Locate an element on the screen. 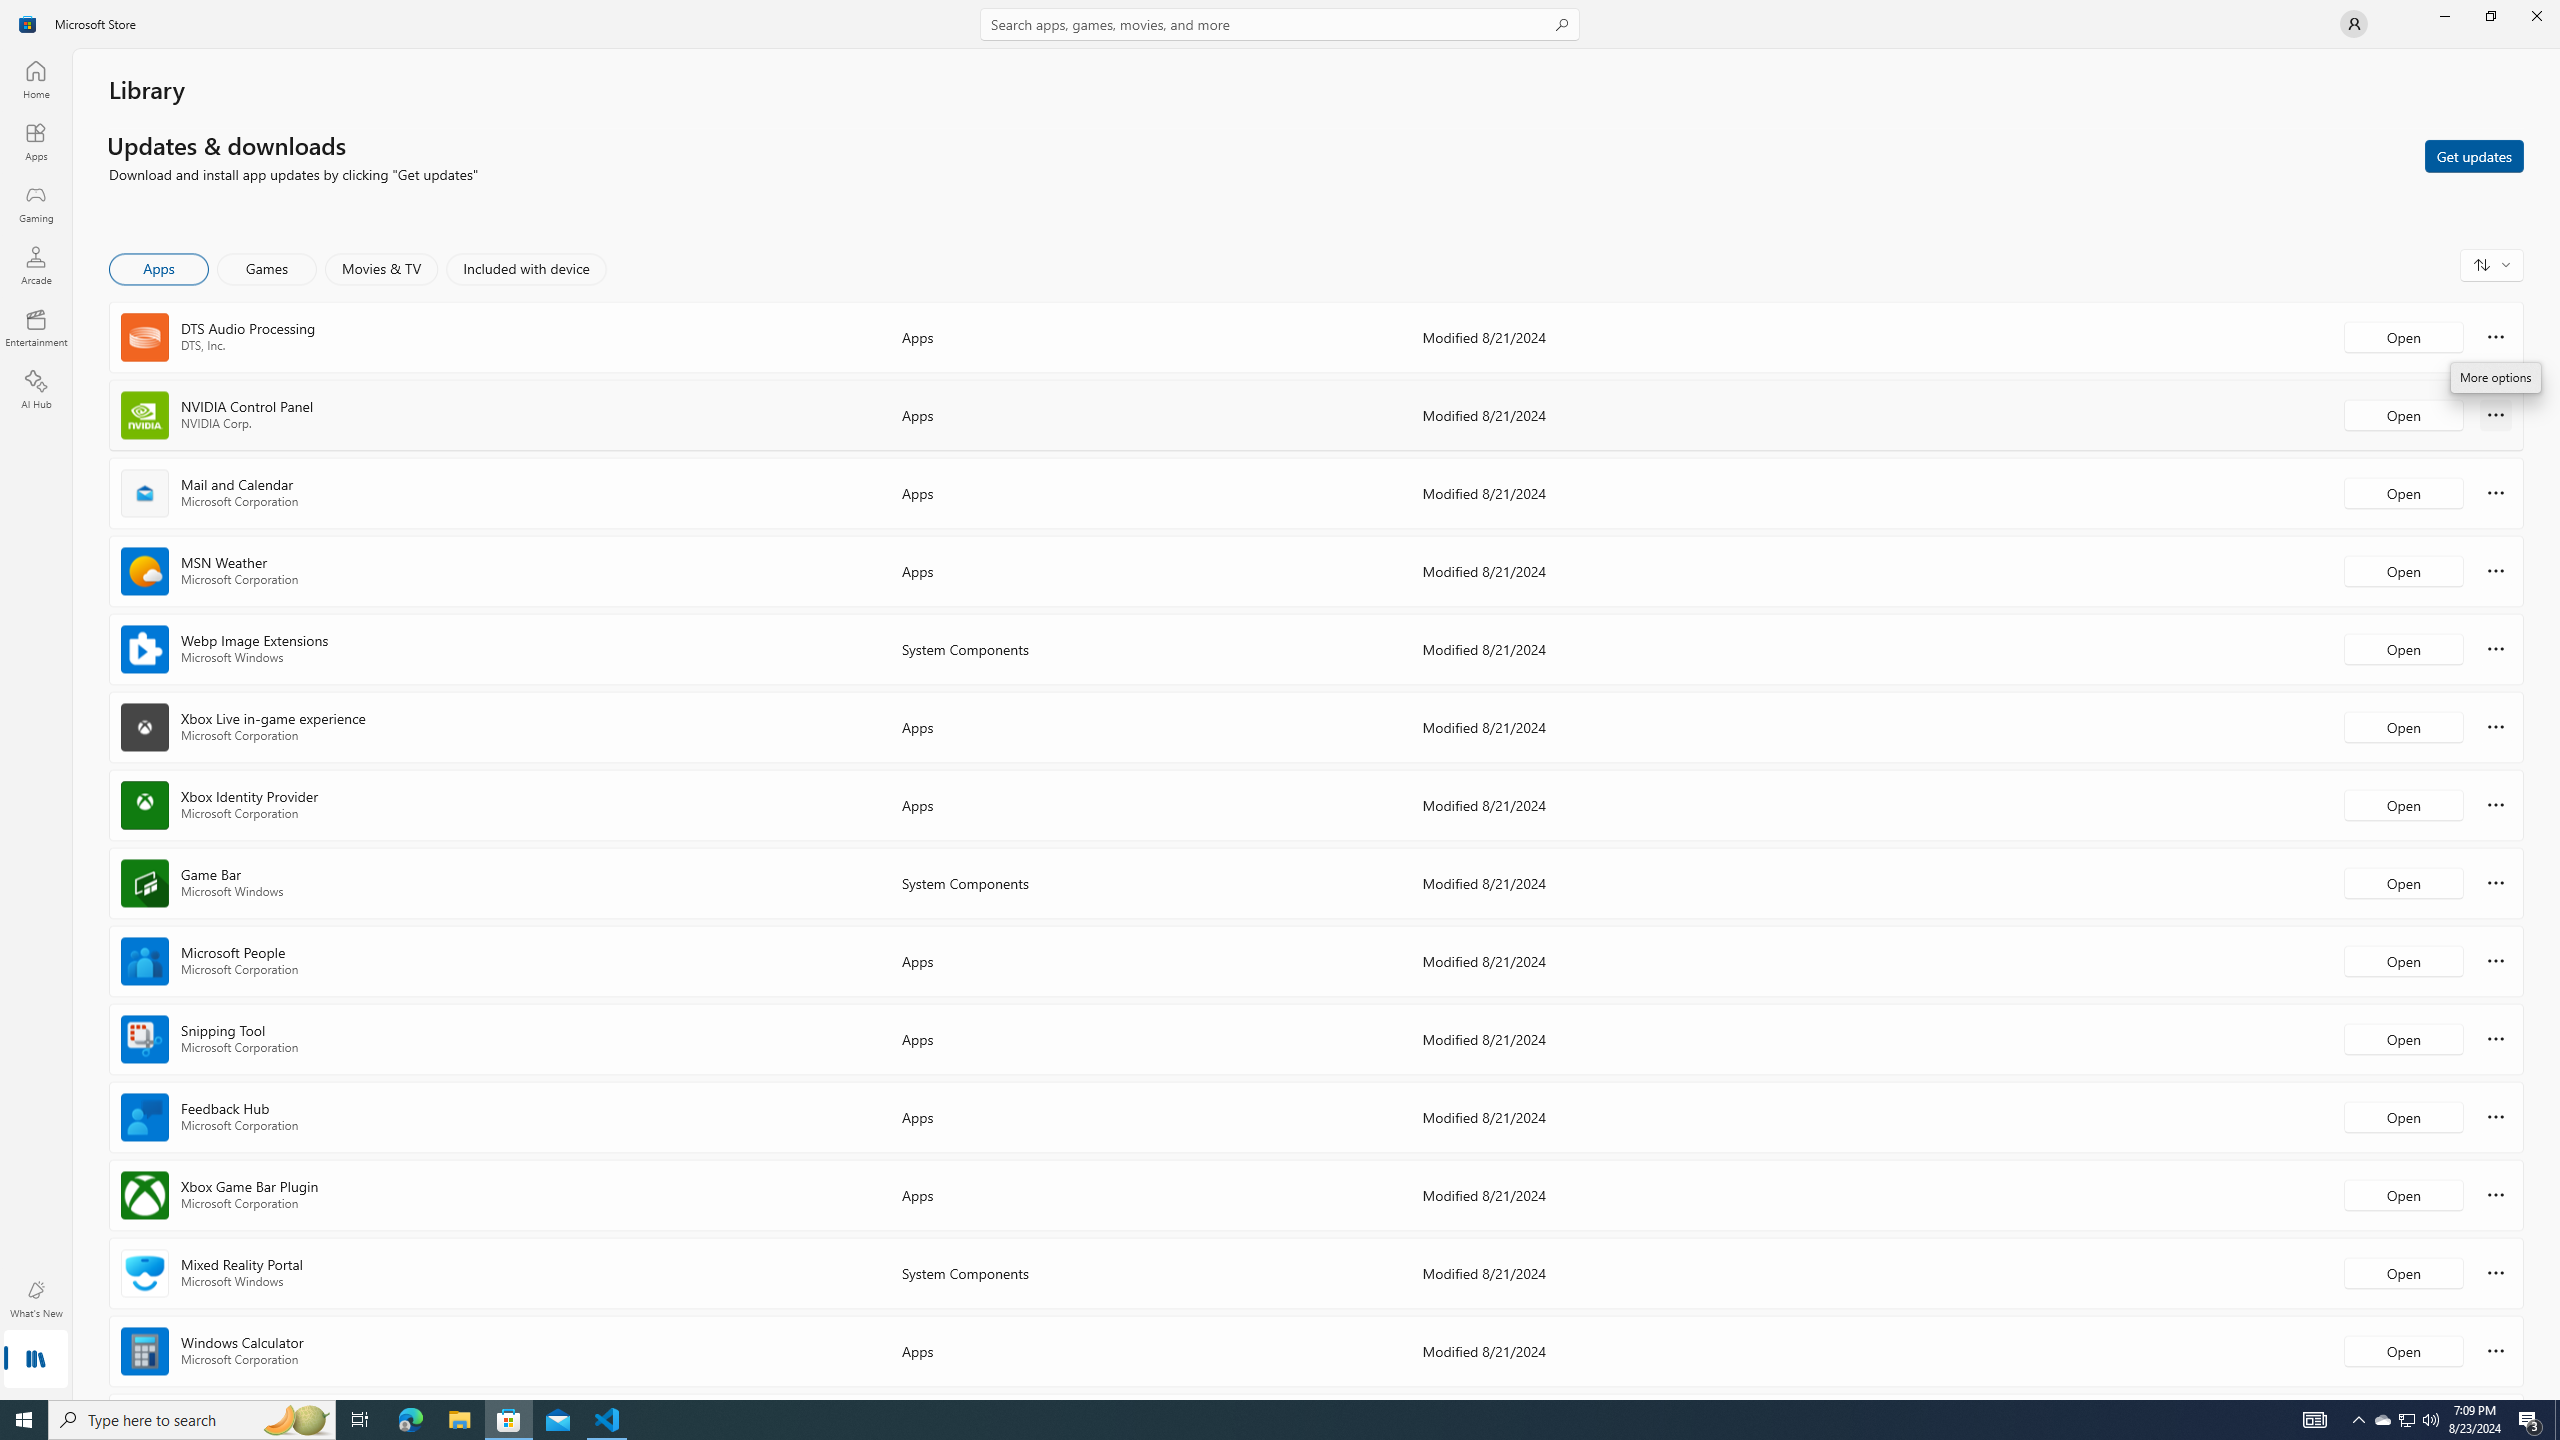 The height and width of the screenshot is (1440, 2560). 'Arcade' is located at coordinates (34, 264).